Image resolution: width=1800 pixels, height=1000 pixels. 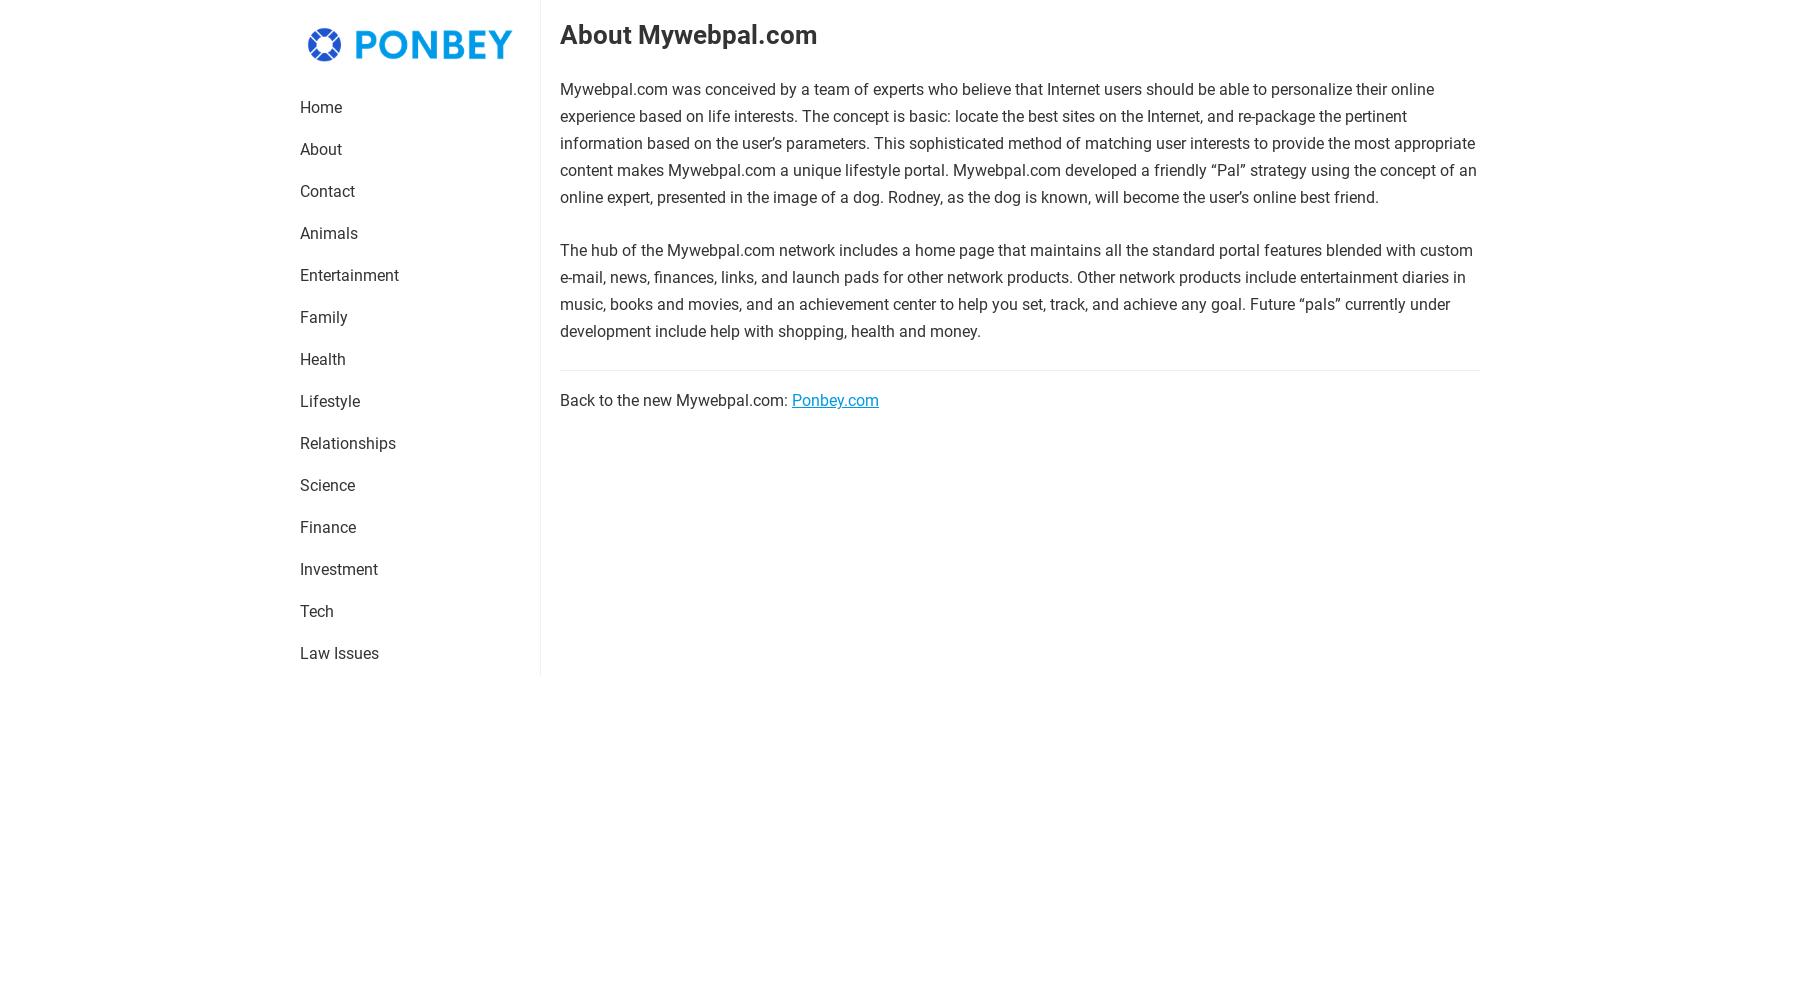 What do you see at coordinates (1016, 290) in the screenshot?
I see `'The hub of the Mywebpal.com network includes a home page that maintains all the standard portal features blended with custom e-mail, news, finances, links, and launch pads for other network products. Other network products include entertainment diaries in music, books and movies, and an achievement center to help you set, track, and achieve any goal. Future “pals” currently under development include help with shopping, health and money.'` at bounding box center [1016, 290].